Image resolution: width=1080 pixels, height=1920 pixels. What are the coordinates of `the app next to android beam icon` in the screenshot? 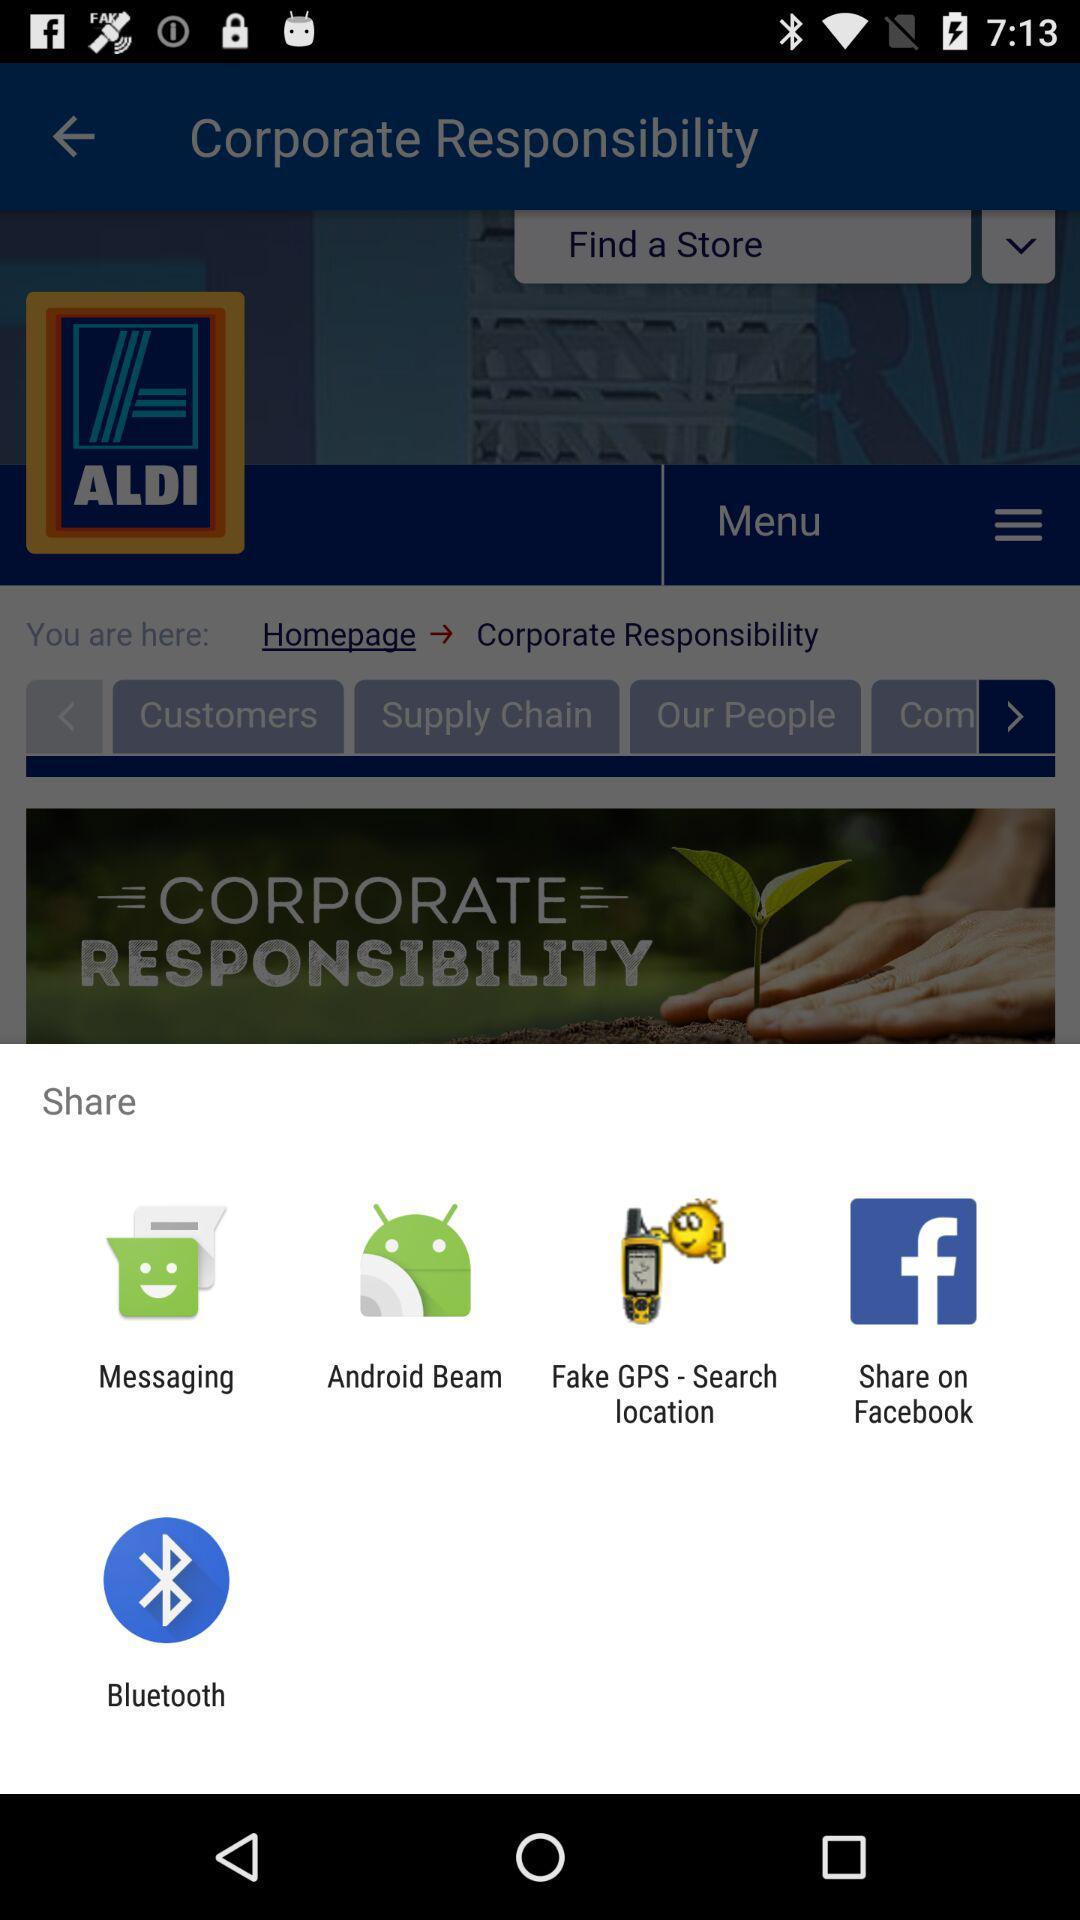 It's located at (165, 1392).